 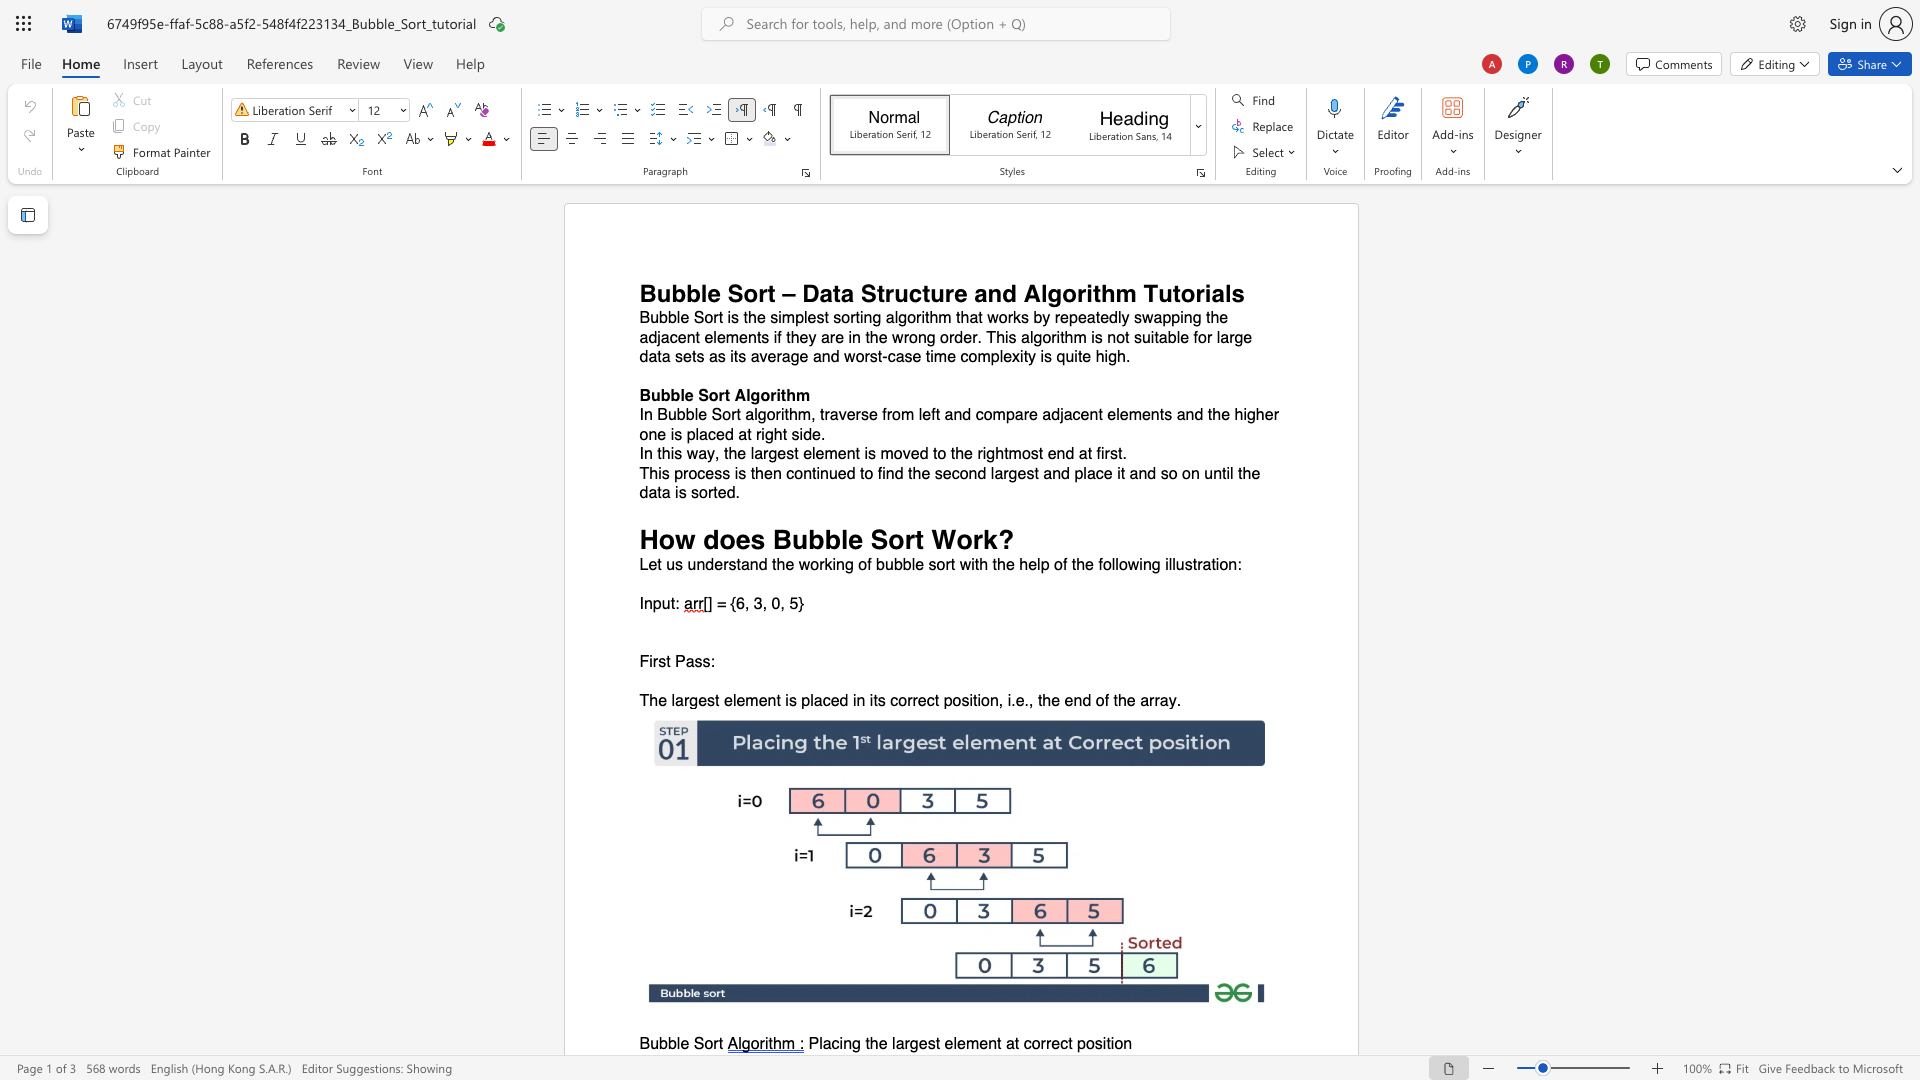 What do you see at coordinates (1001, 700) in the screenshot?
I see `the 1th character "," in the text` at bounding box center [1001, 700].